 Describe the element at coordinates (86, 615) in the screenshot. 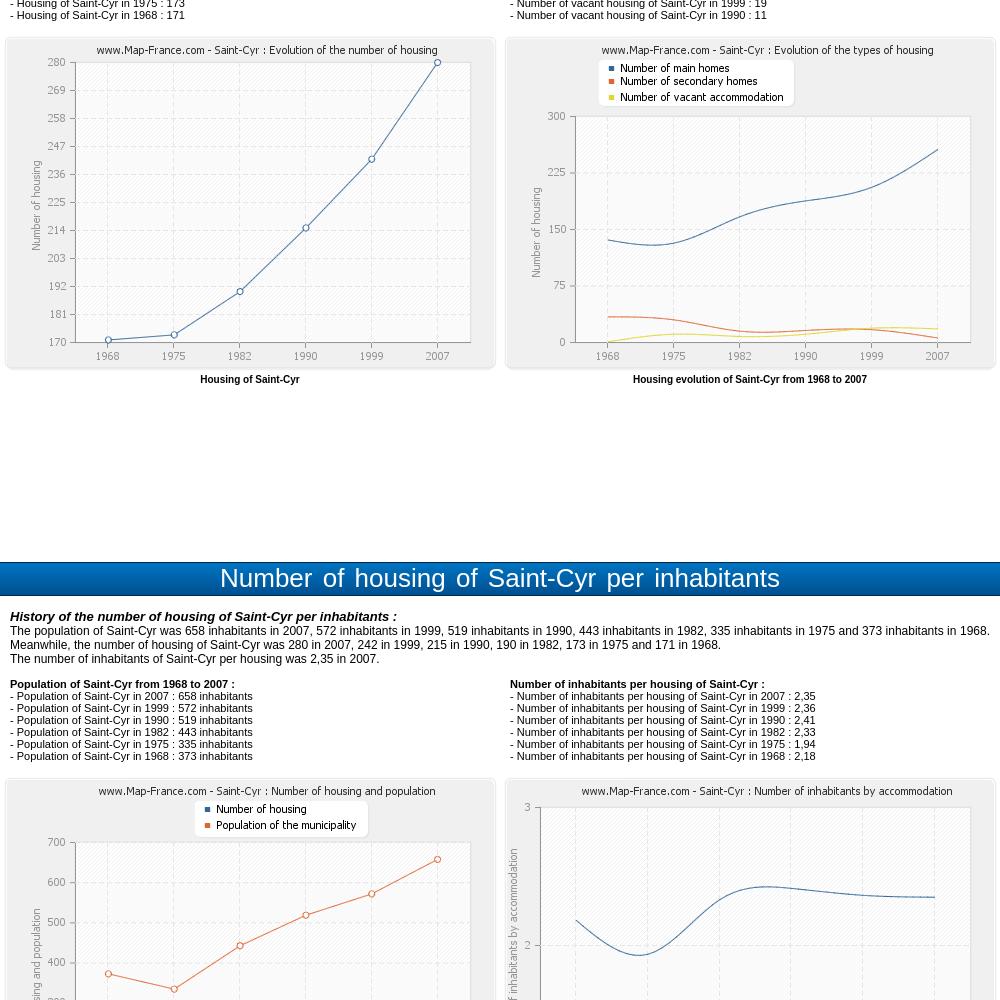

I see `'History of the number of'` at that location.